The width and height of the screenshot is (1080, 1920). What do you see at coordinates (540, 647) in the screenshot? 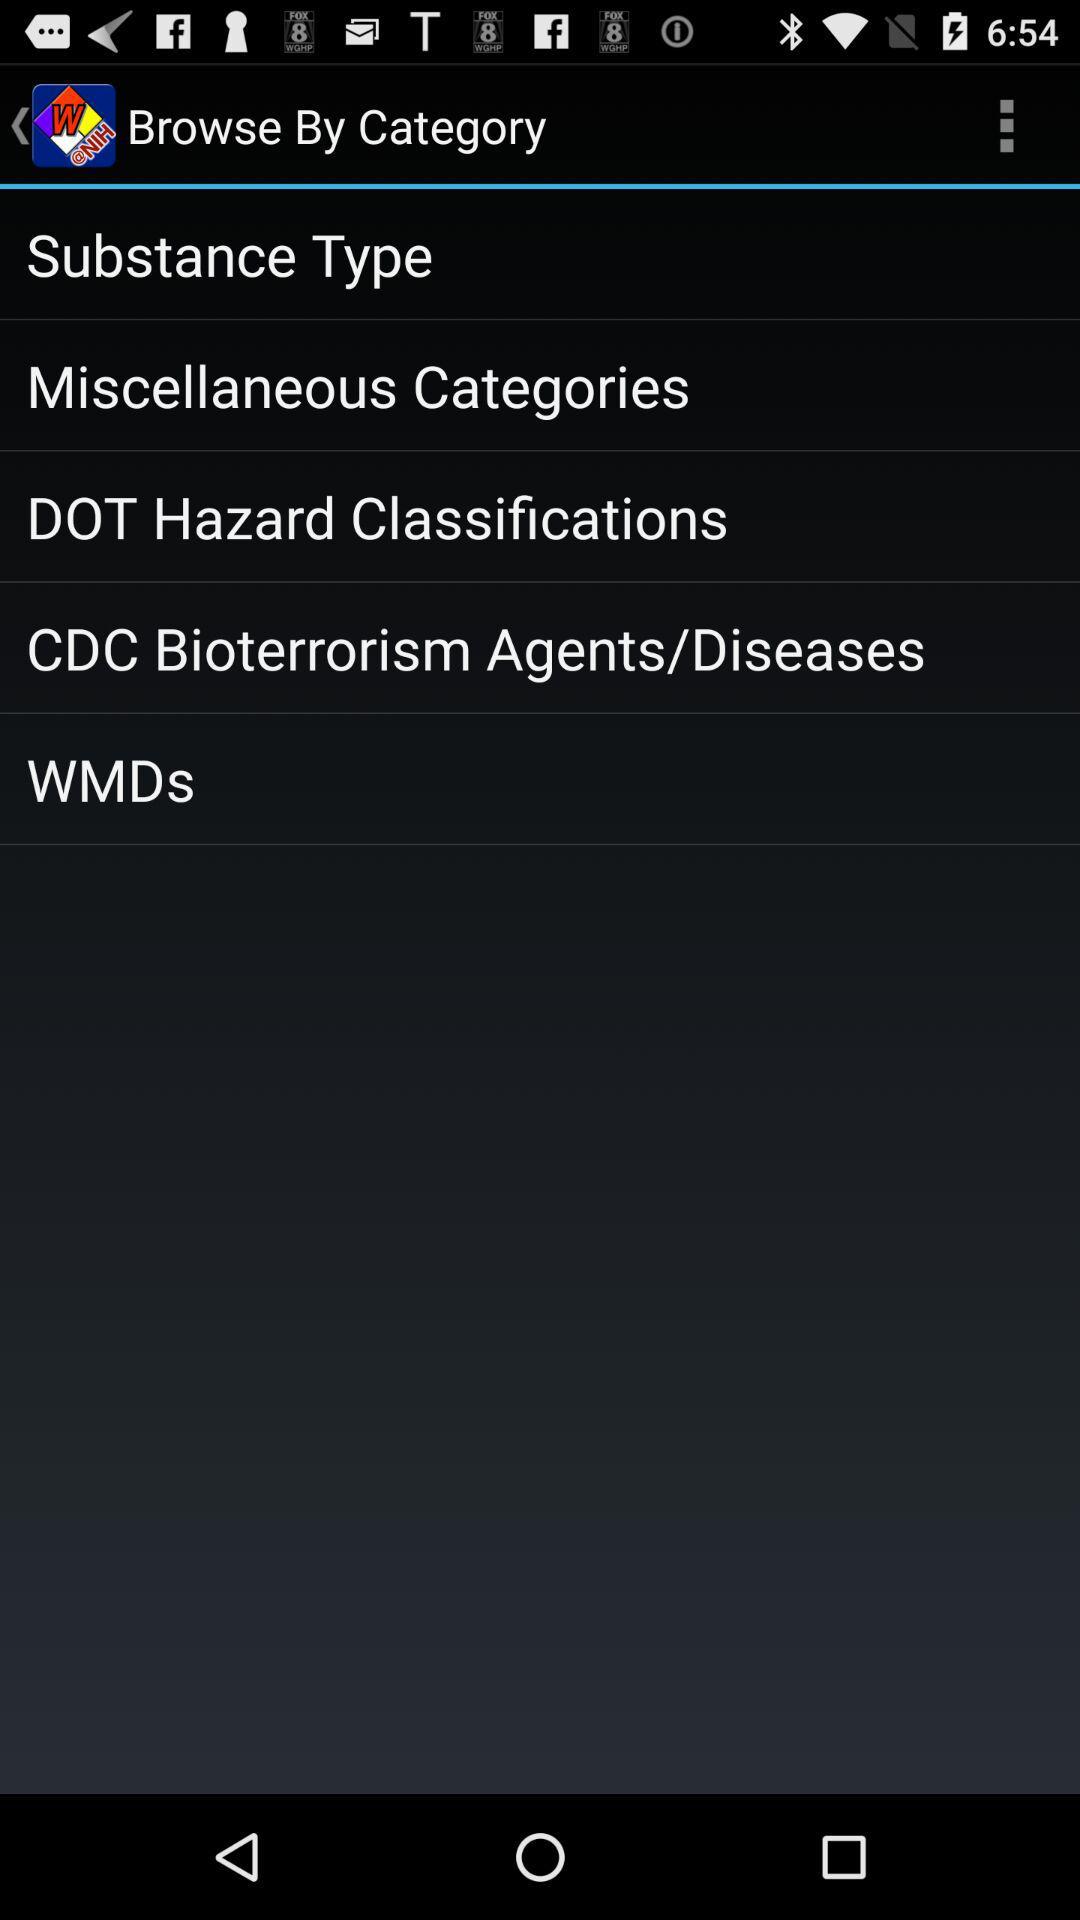
I see `the cdc bioterrorism agents item` at bounding box center [540, 647].